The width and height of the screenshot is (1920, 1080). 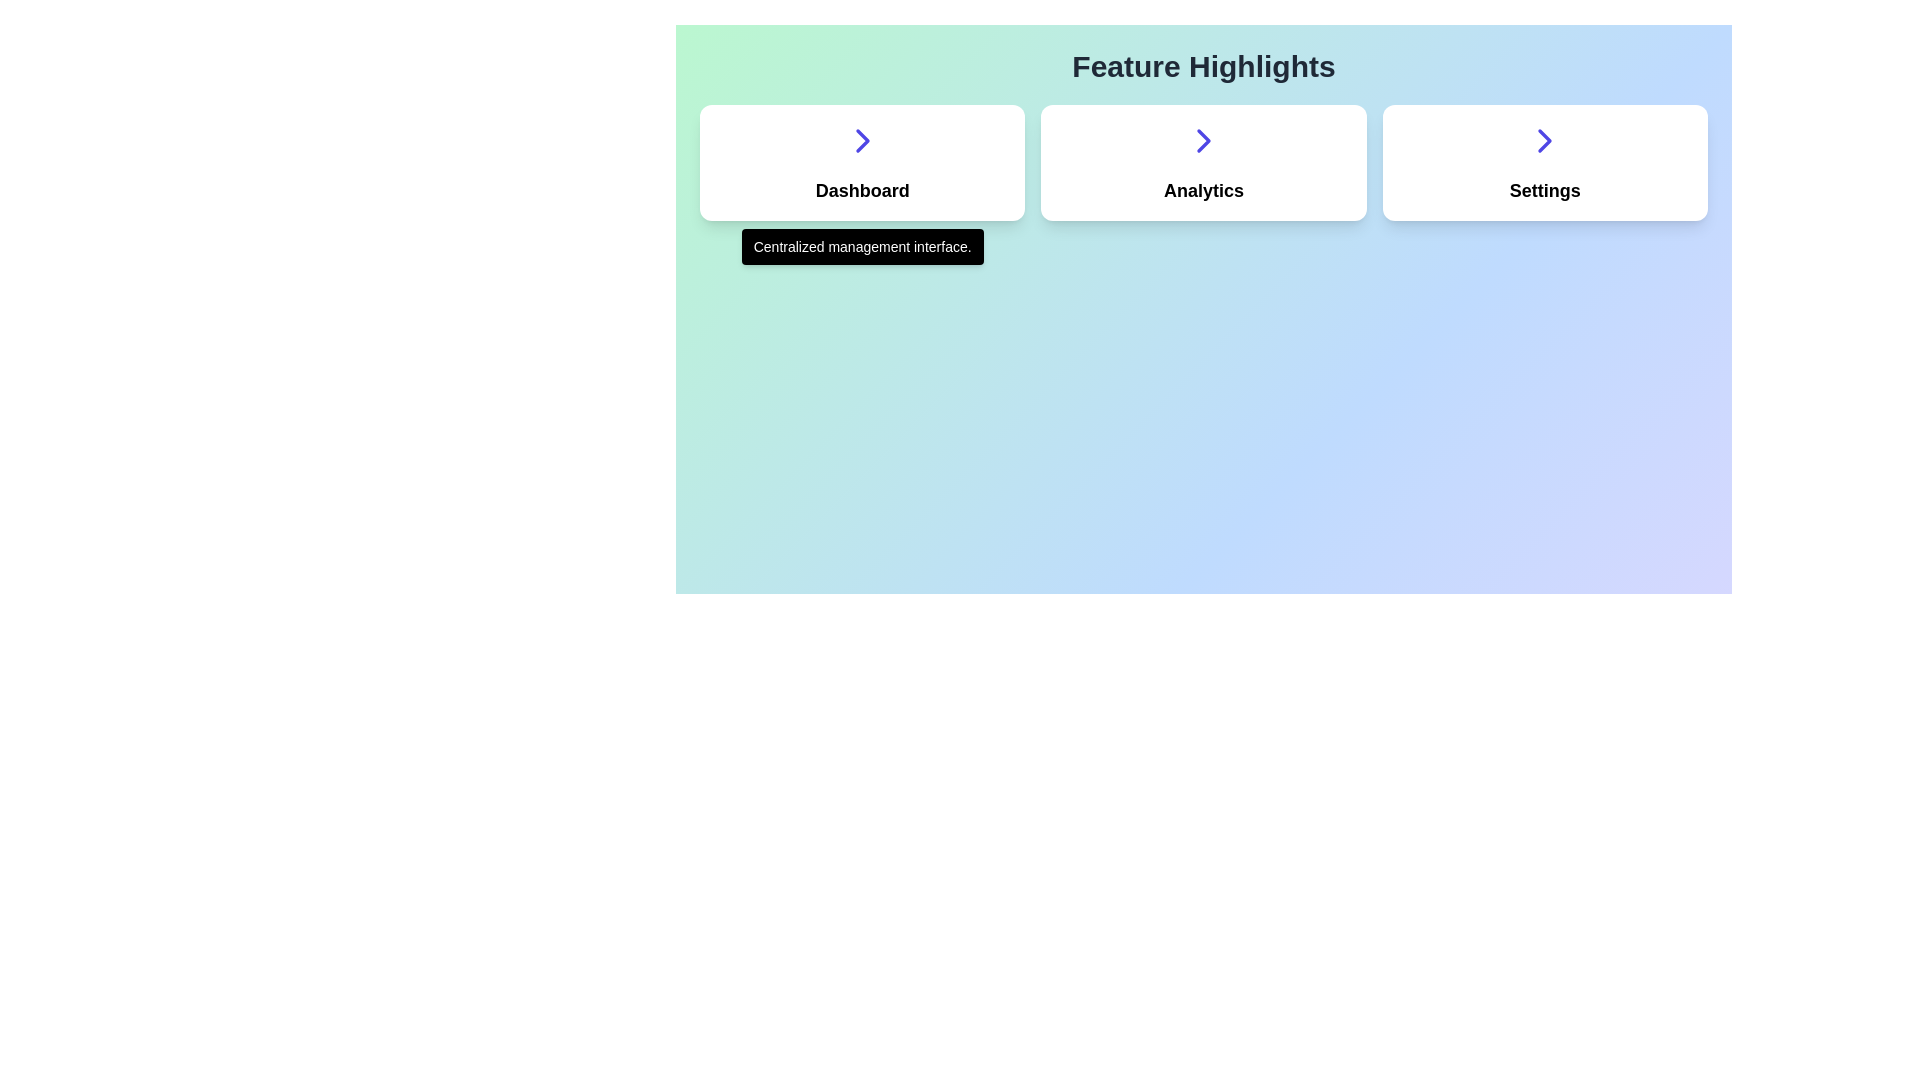 What do you see at coordinates (1203, 140) in the screenshot?
I see `the chevron icon located in the center of the 'Analytics' card, which serves as a navigation indicator for accessing detailed information` at bounding box center [1203, 140].